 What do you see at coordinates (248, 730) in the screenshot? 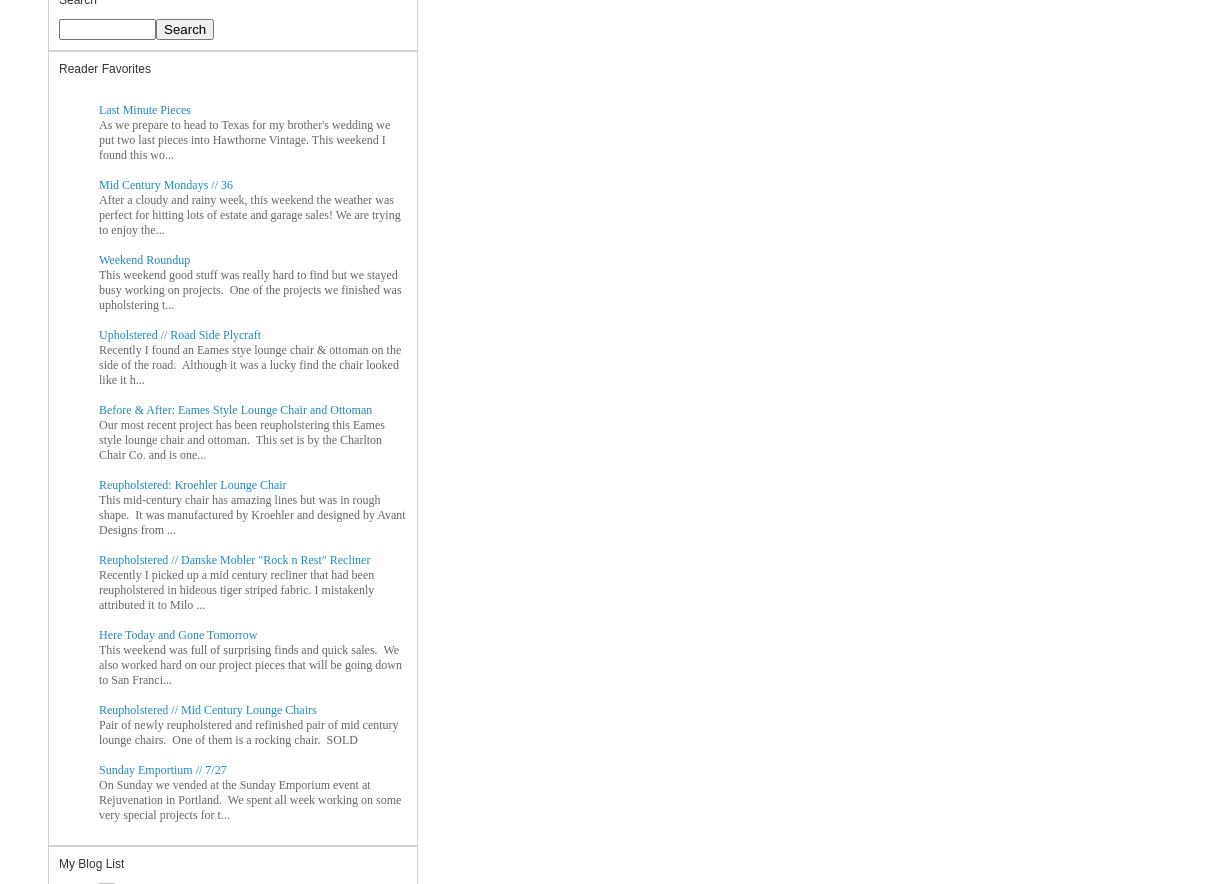
I see `'Pair of newly reupholstered and refinished pair of mid century lounge chairs.  One of them is a rocking chair.  SOLD'` at bounding box center [248, 730].